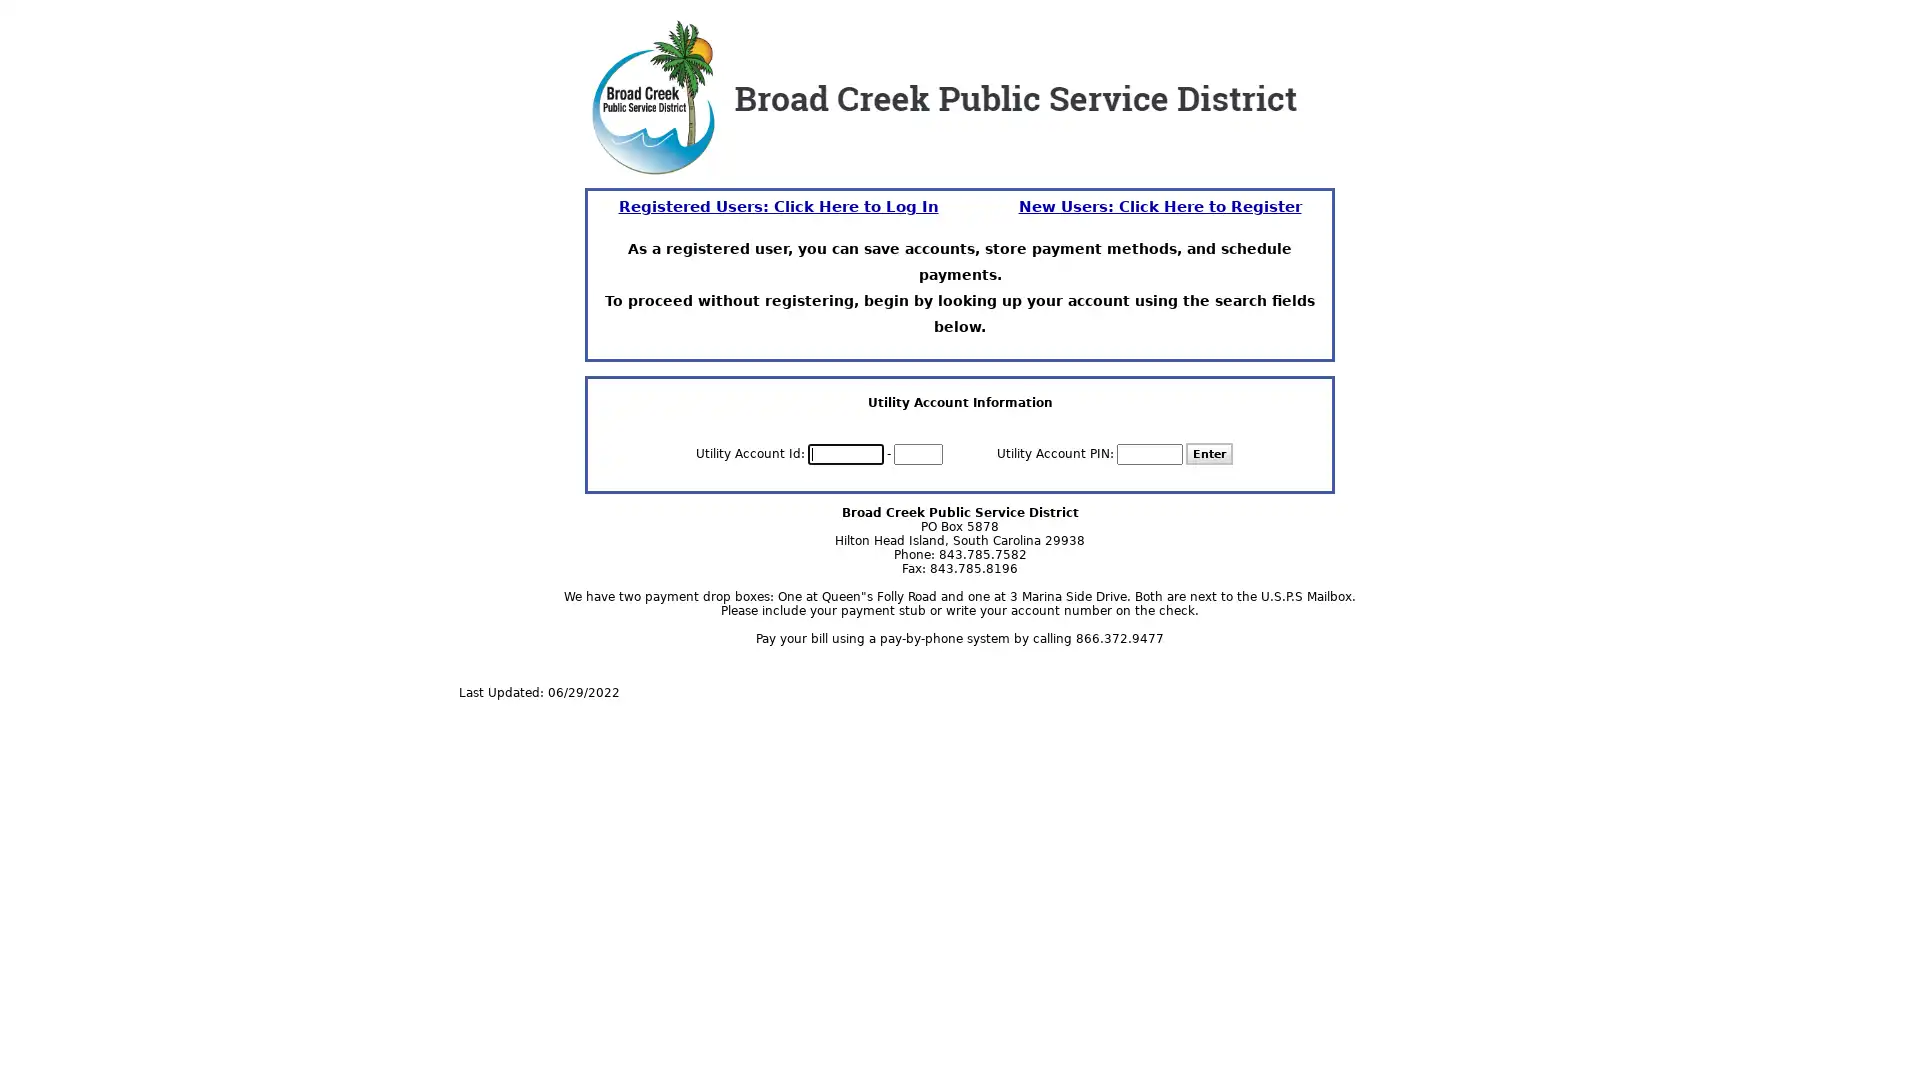 This screenshot has width=1920, height=1080. What do you see at coordinates (1208, 454) in the screenshot?
I see `Enter` at bounding box center [1208, 454].